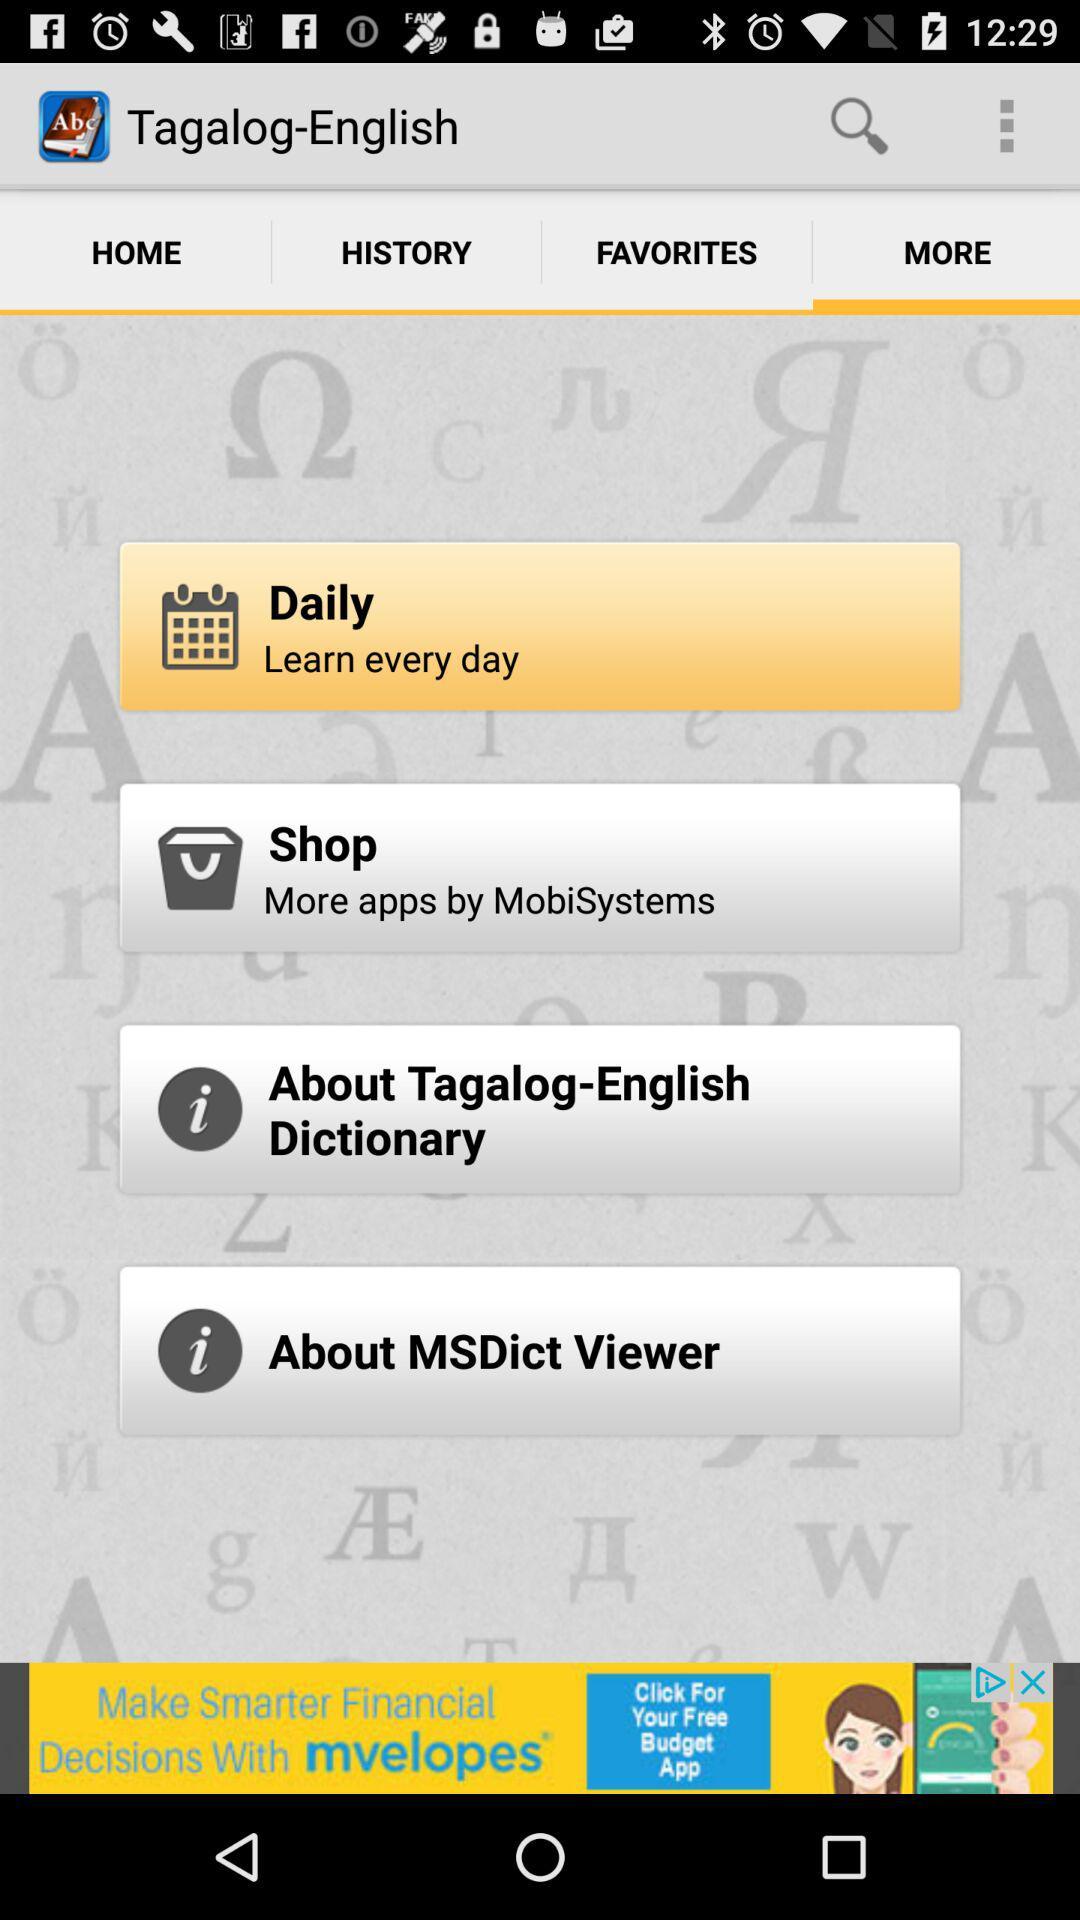 This screenshot has width=1080, height=1920. I want to click on visit the advertisement site, so click(540, 1727).